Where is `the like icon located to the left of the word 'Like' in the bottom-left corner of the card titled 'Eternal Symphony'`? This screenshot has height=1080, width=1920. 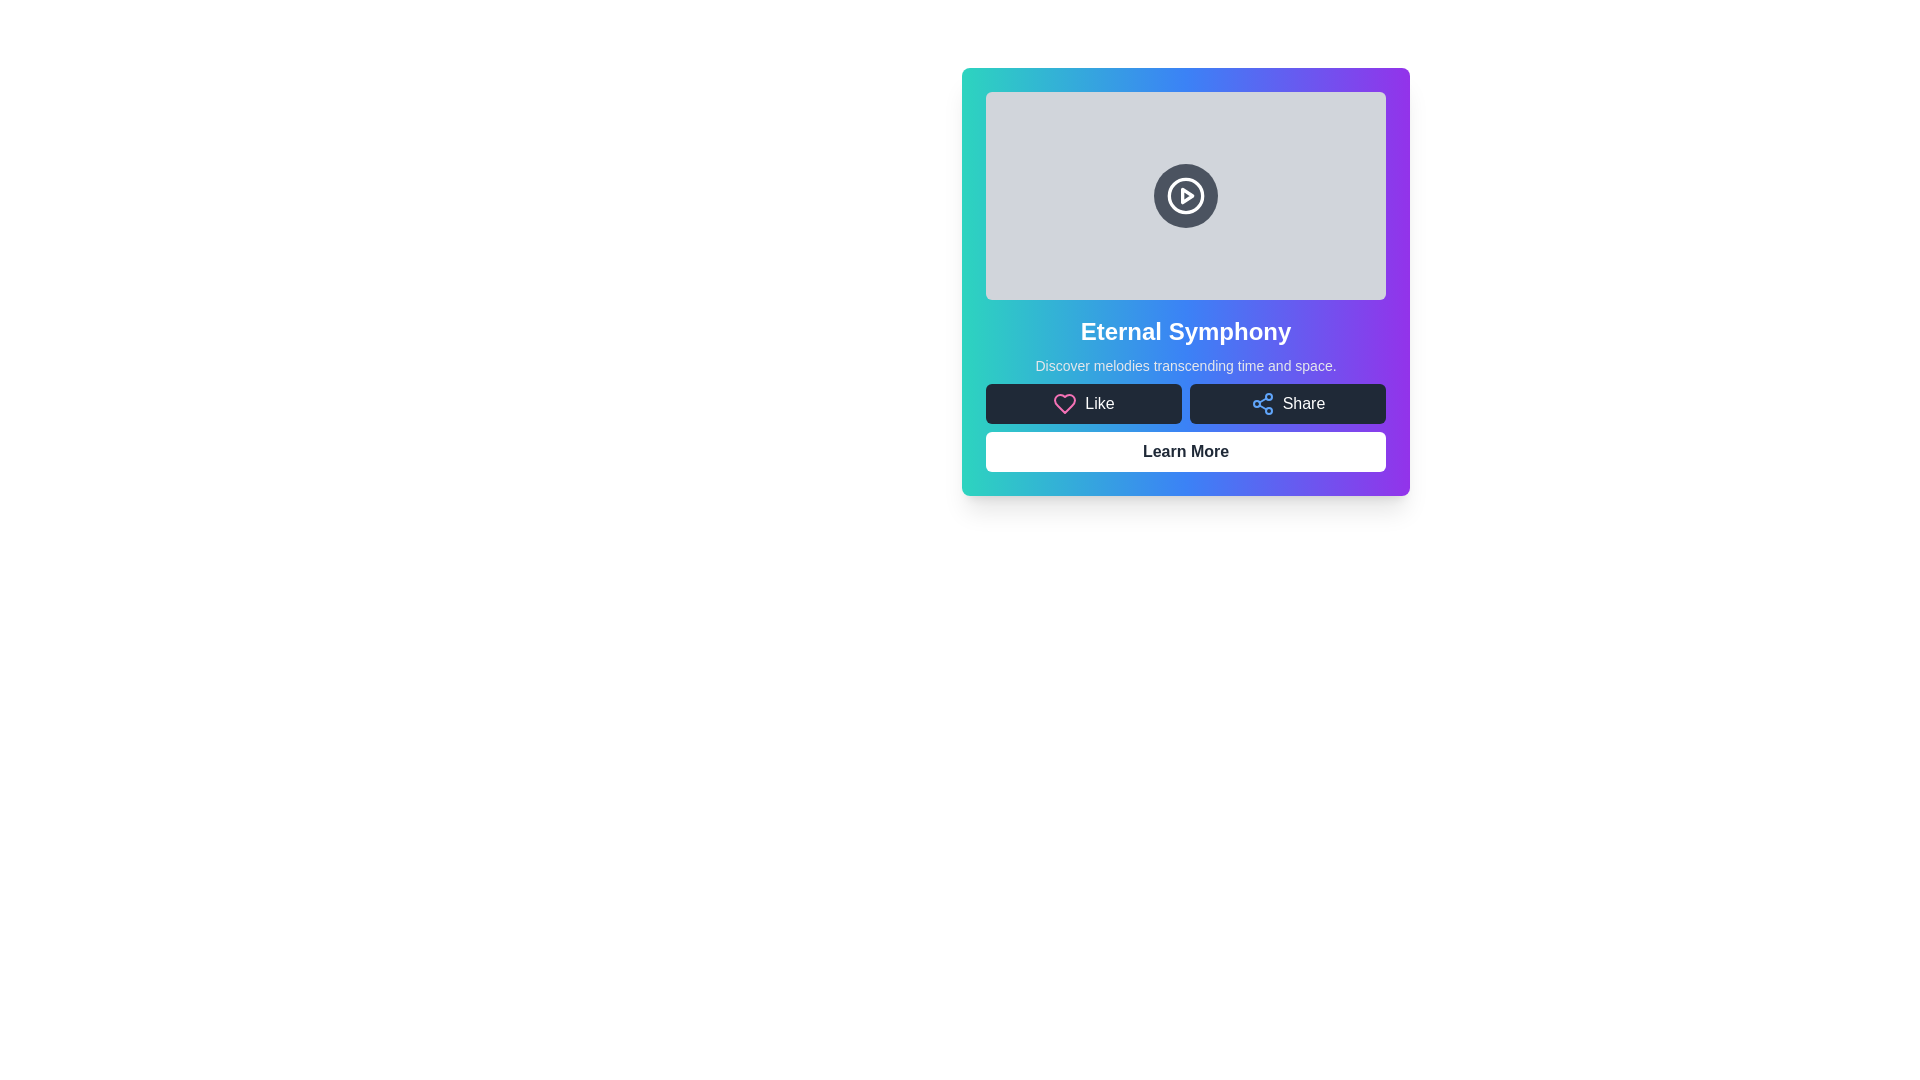
the like icon located to the left of the word 'Like' in the bottom-left corner of the card titled 'Eternal Symphony' is located at coordinates (1064, 404).